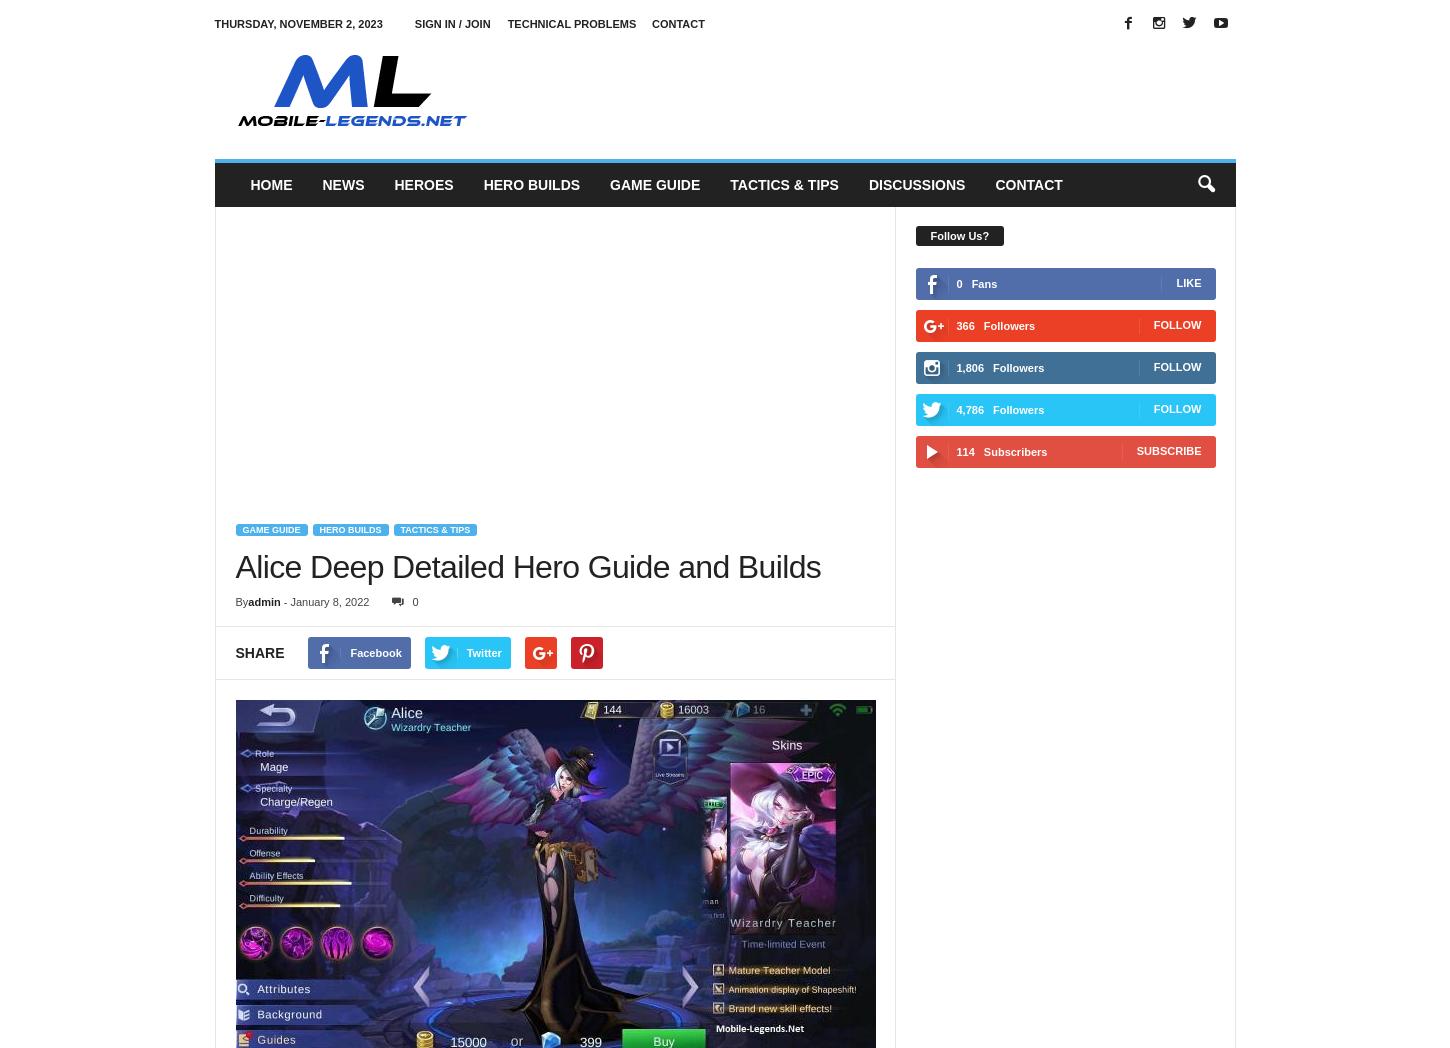 The height and width of the screenshot is (1048, 1450). I want to click on 'Technical Problems', so click(567, 23).